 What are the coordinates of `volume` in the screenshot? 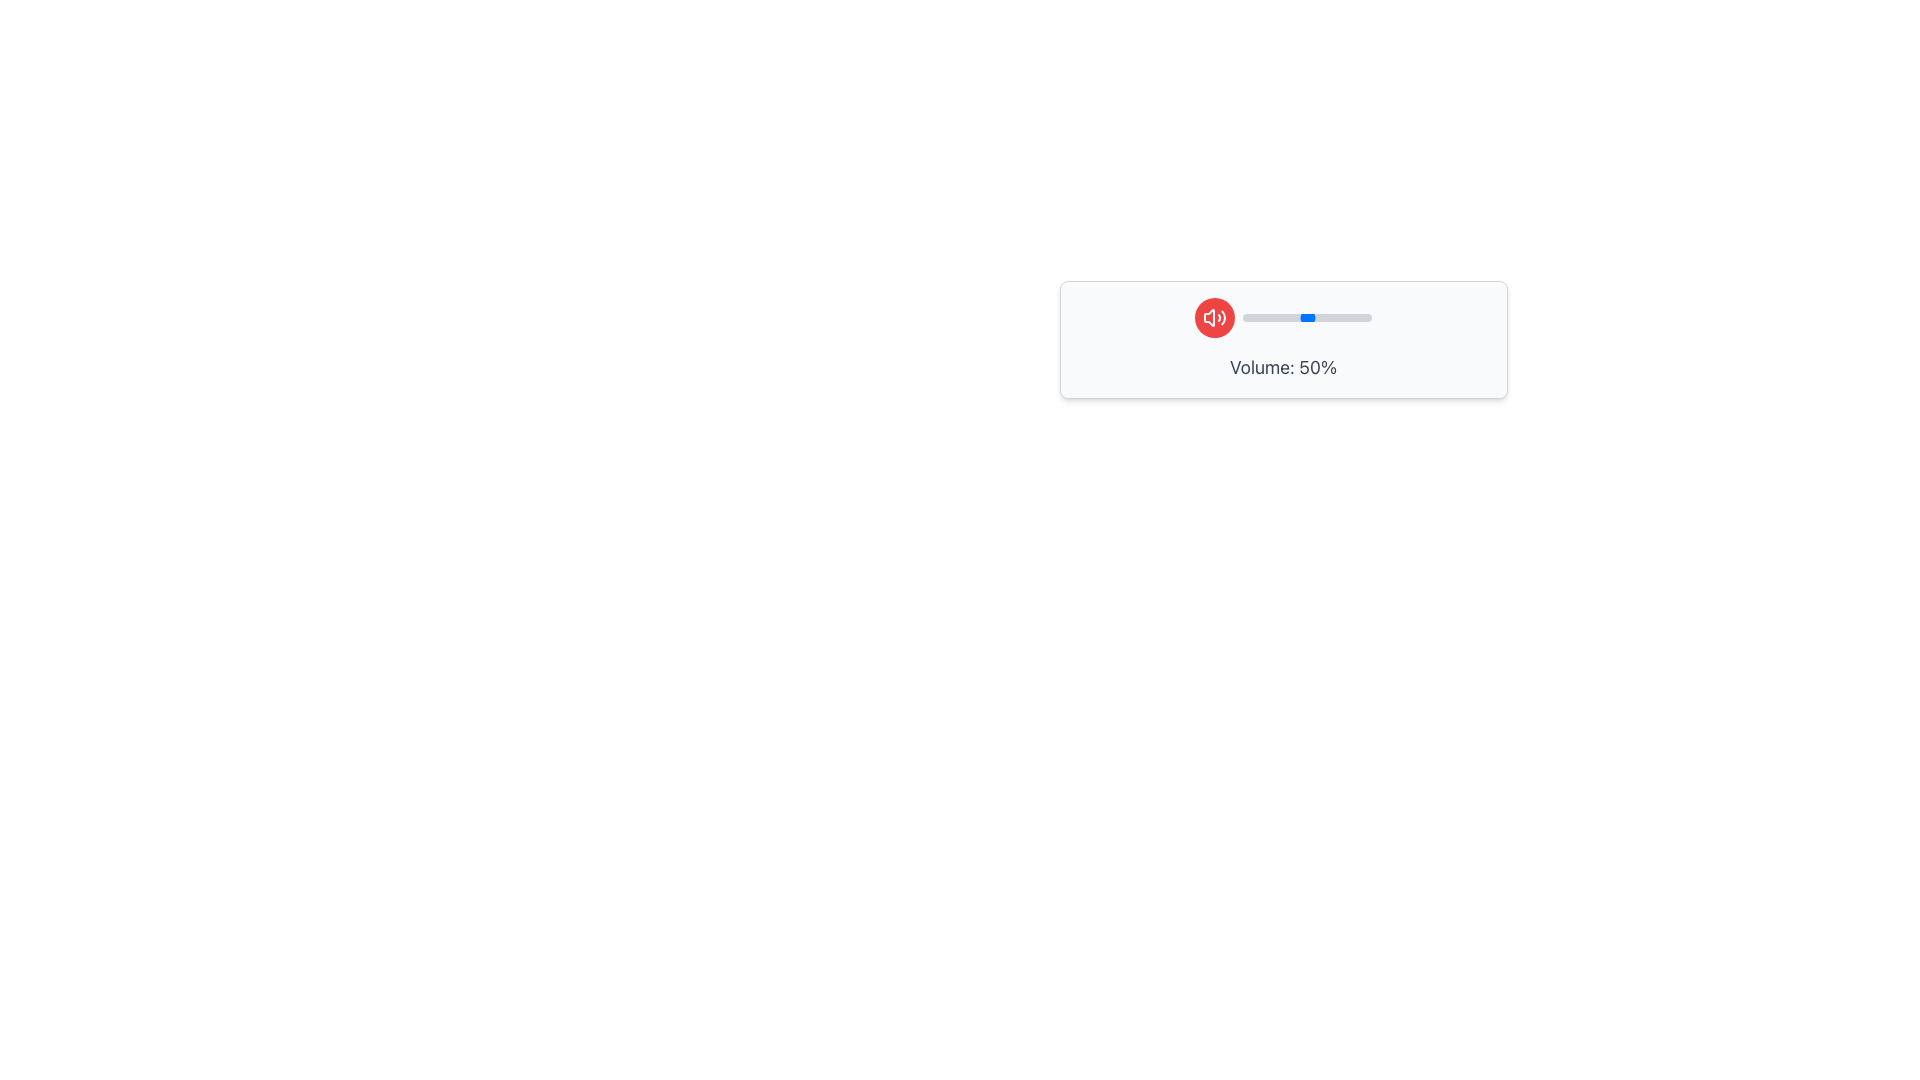 It's located at (1365, 316).